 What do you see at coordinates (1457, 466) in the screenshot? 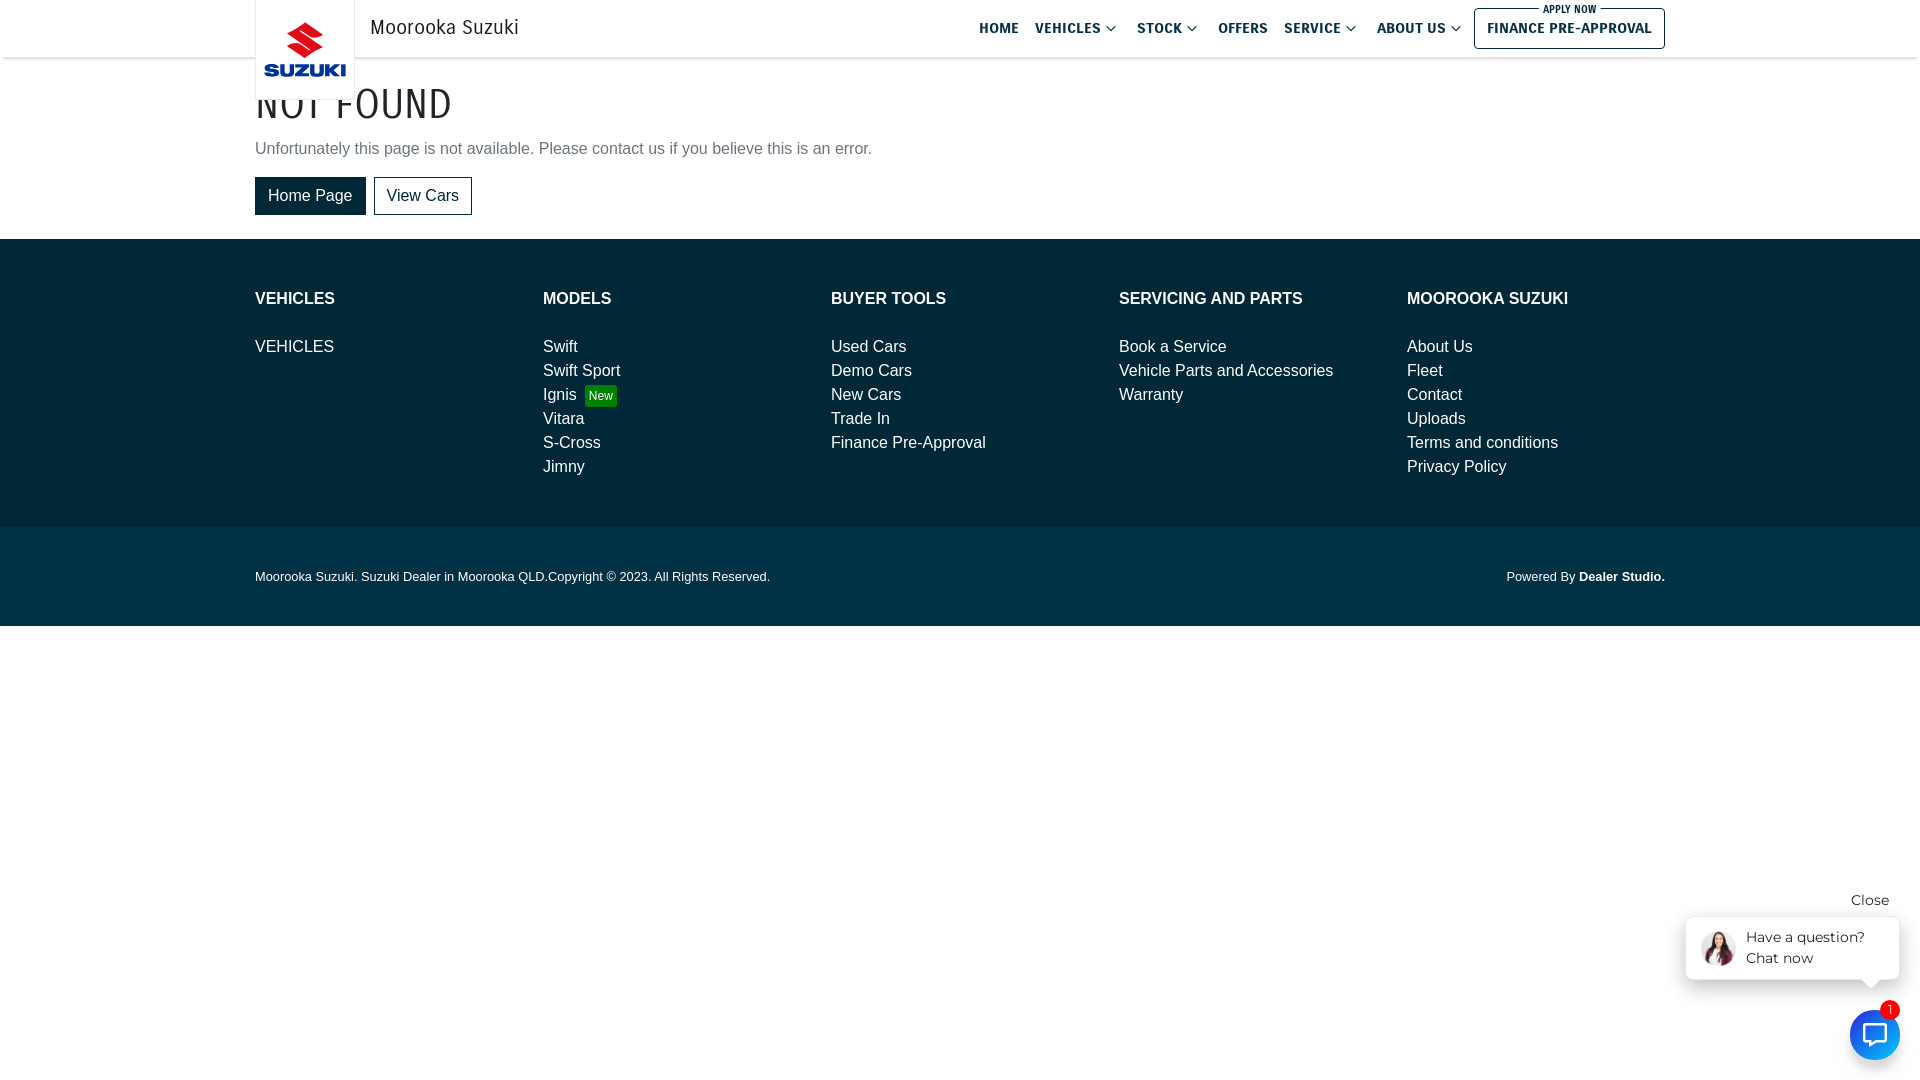
I see `'Privacy Policy'` at bounding box center [1457, 466].